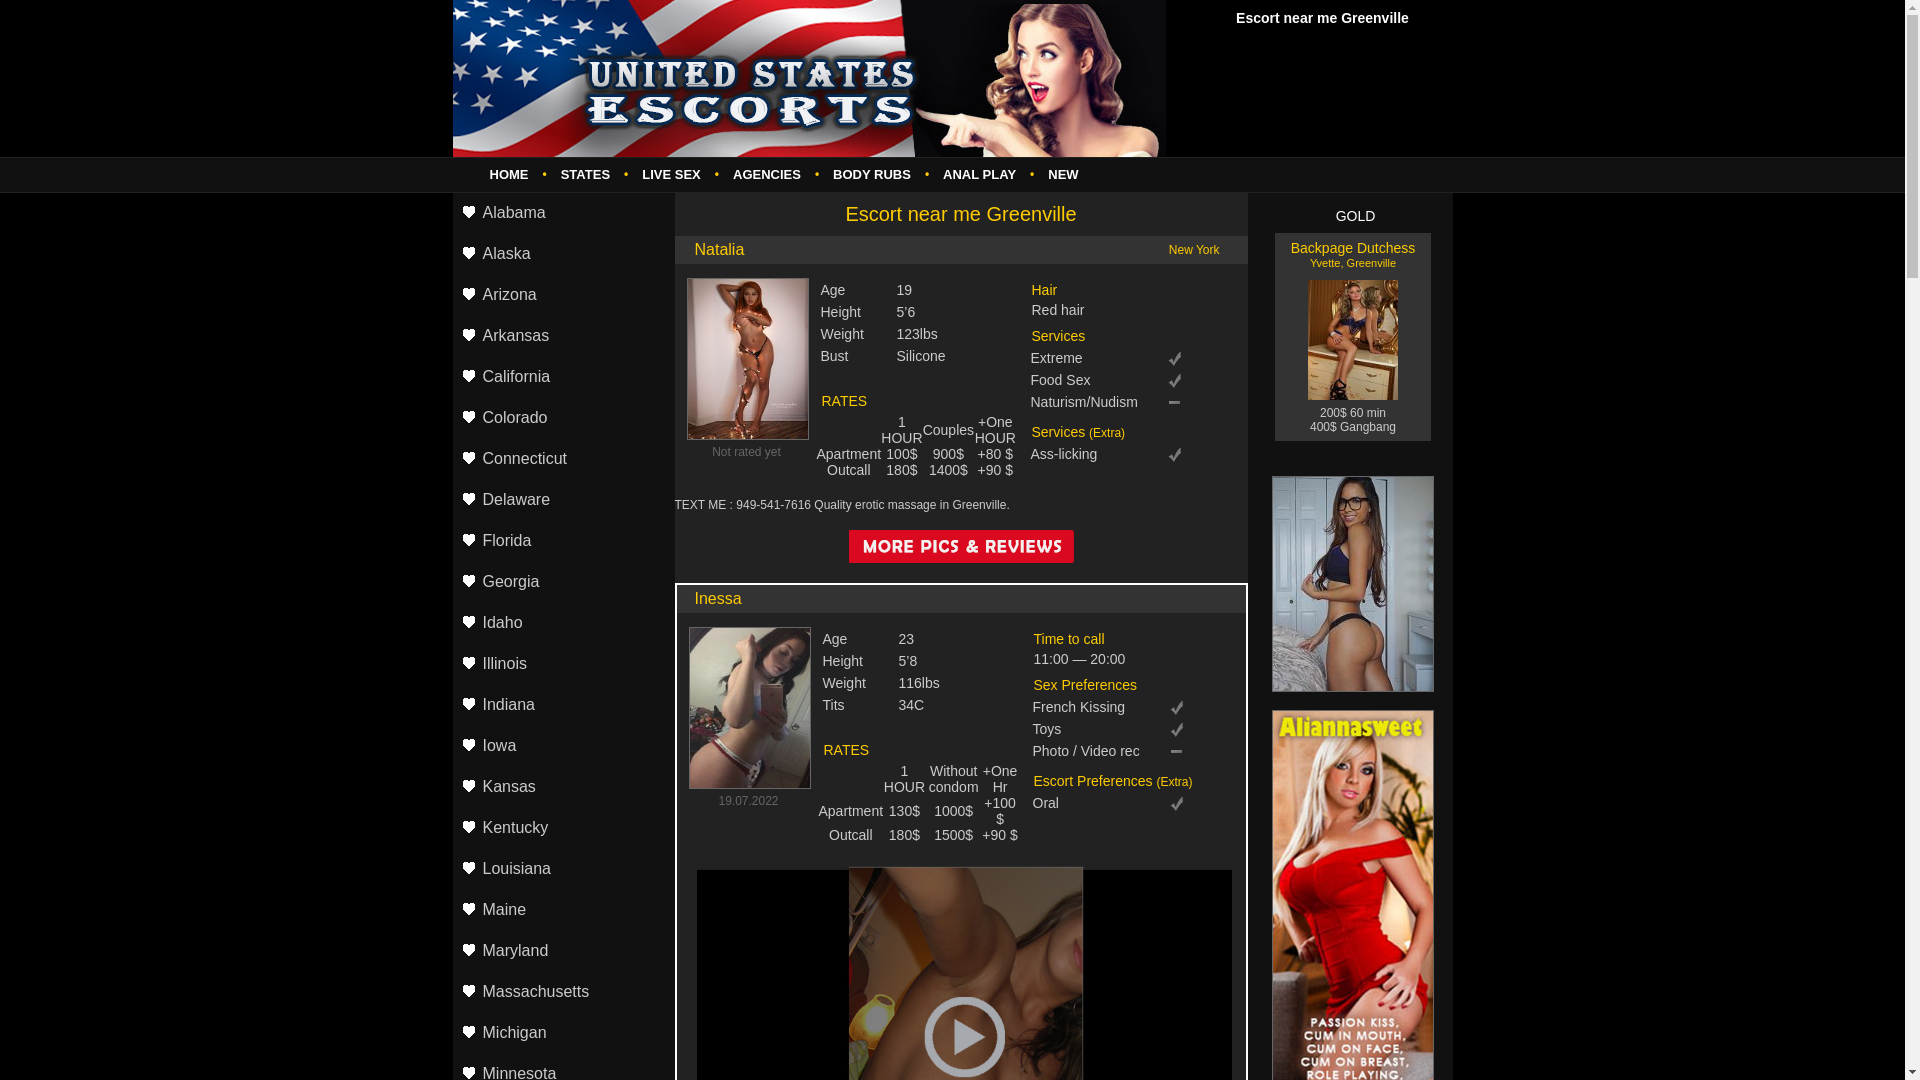 The width and height of the screenshot is (1920, 1080). What do you see at coordinates (872, 173) in the screenshot?
I see `'BODY RUBS'` at bounding box center [872, 173].